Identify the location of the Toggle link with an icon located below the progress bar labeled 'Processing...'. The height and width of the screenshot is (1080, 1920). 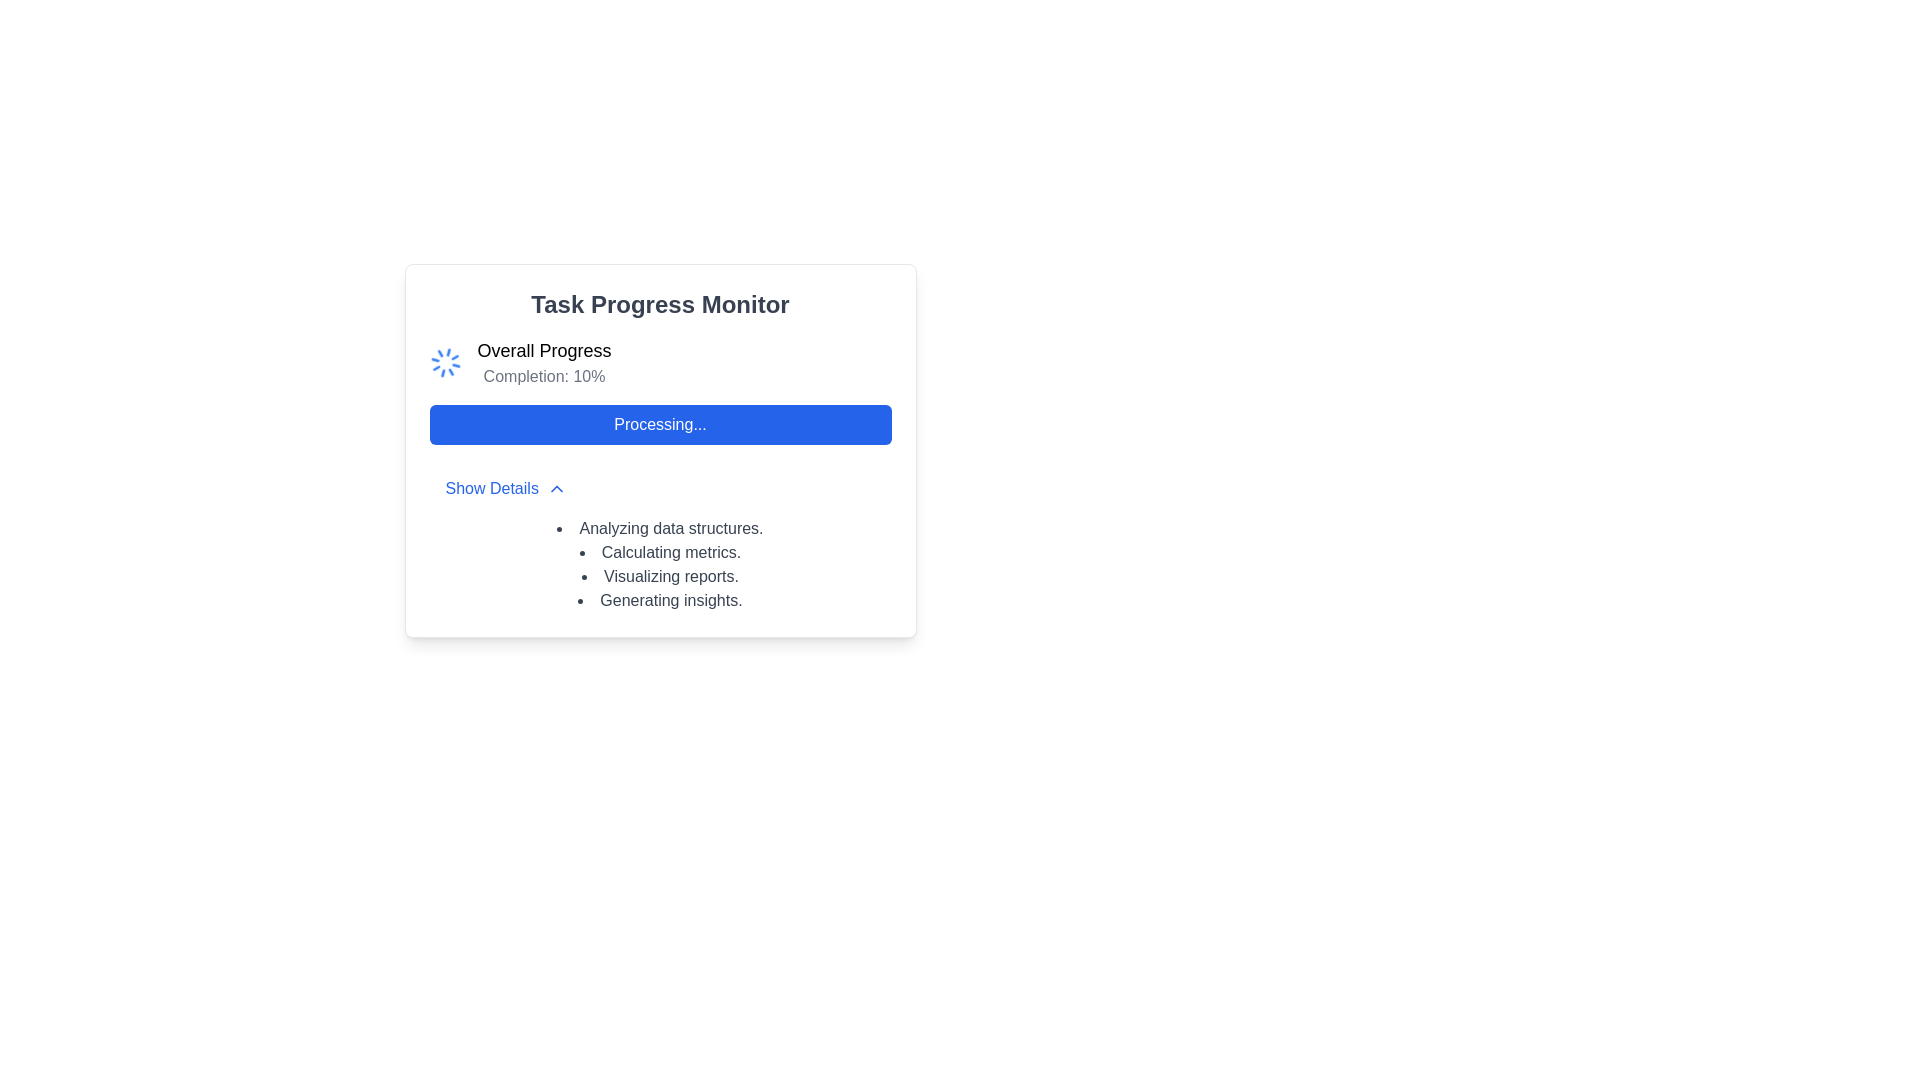
(506, 489).